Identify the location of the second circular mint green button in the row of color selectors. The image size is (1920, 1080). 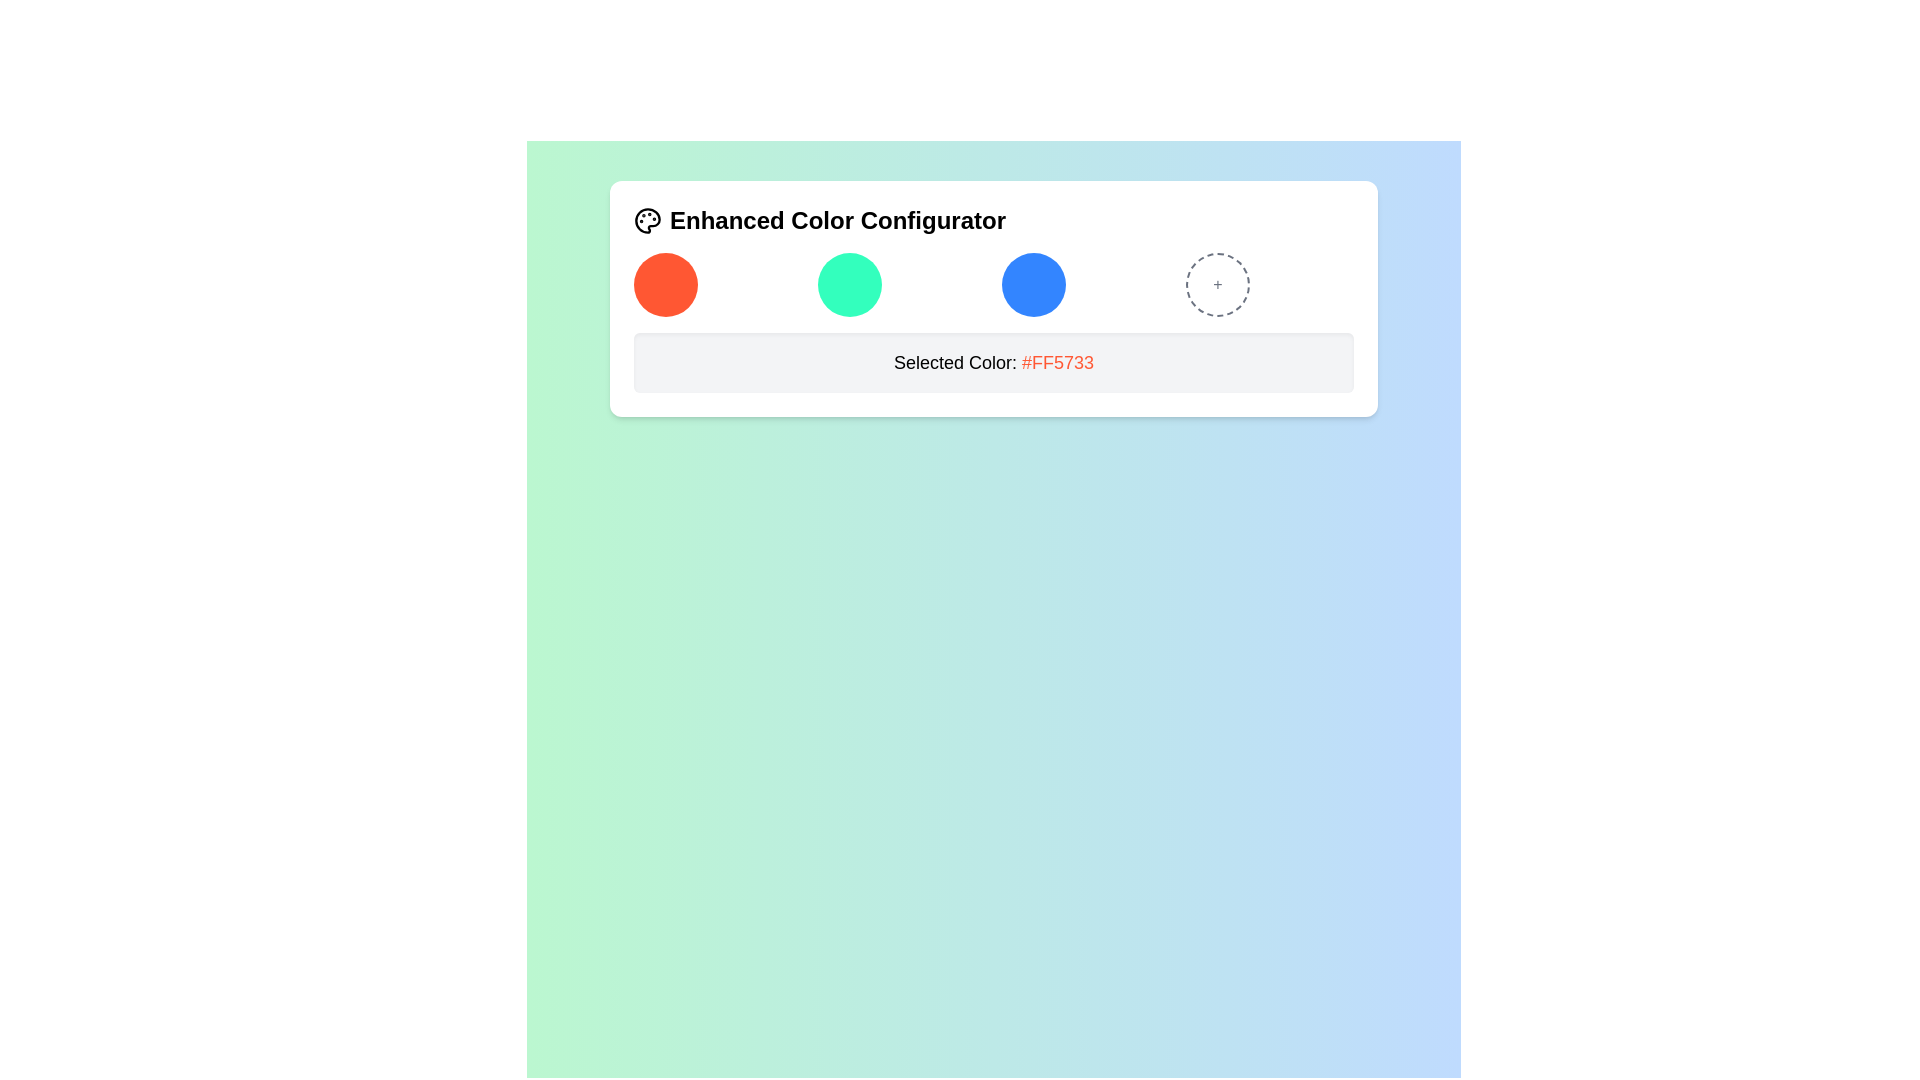
(901, 285).